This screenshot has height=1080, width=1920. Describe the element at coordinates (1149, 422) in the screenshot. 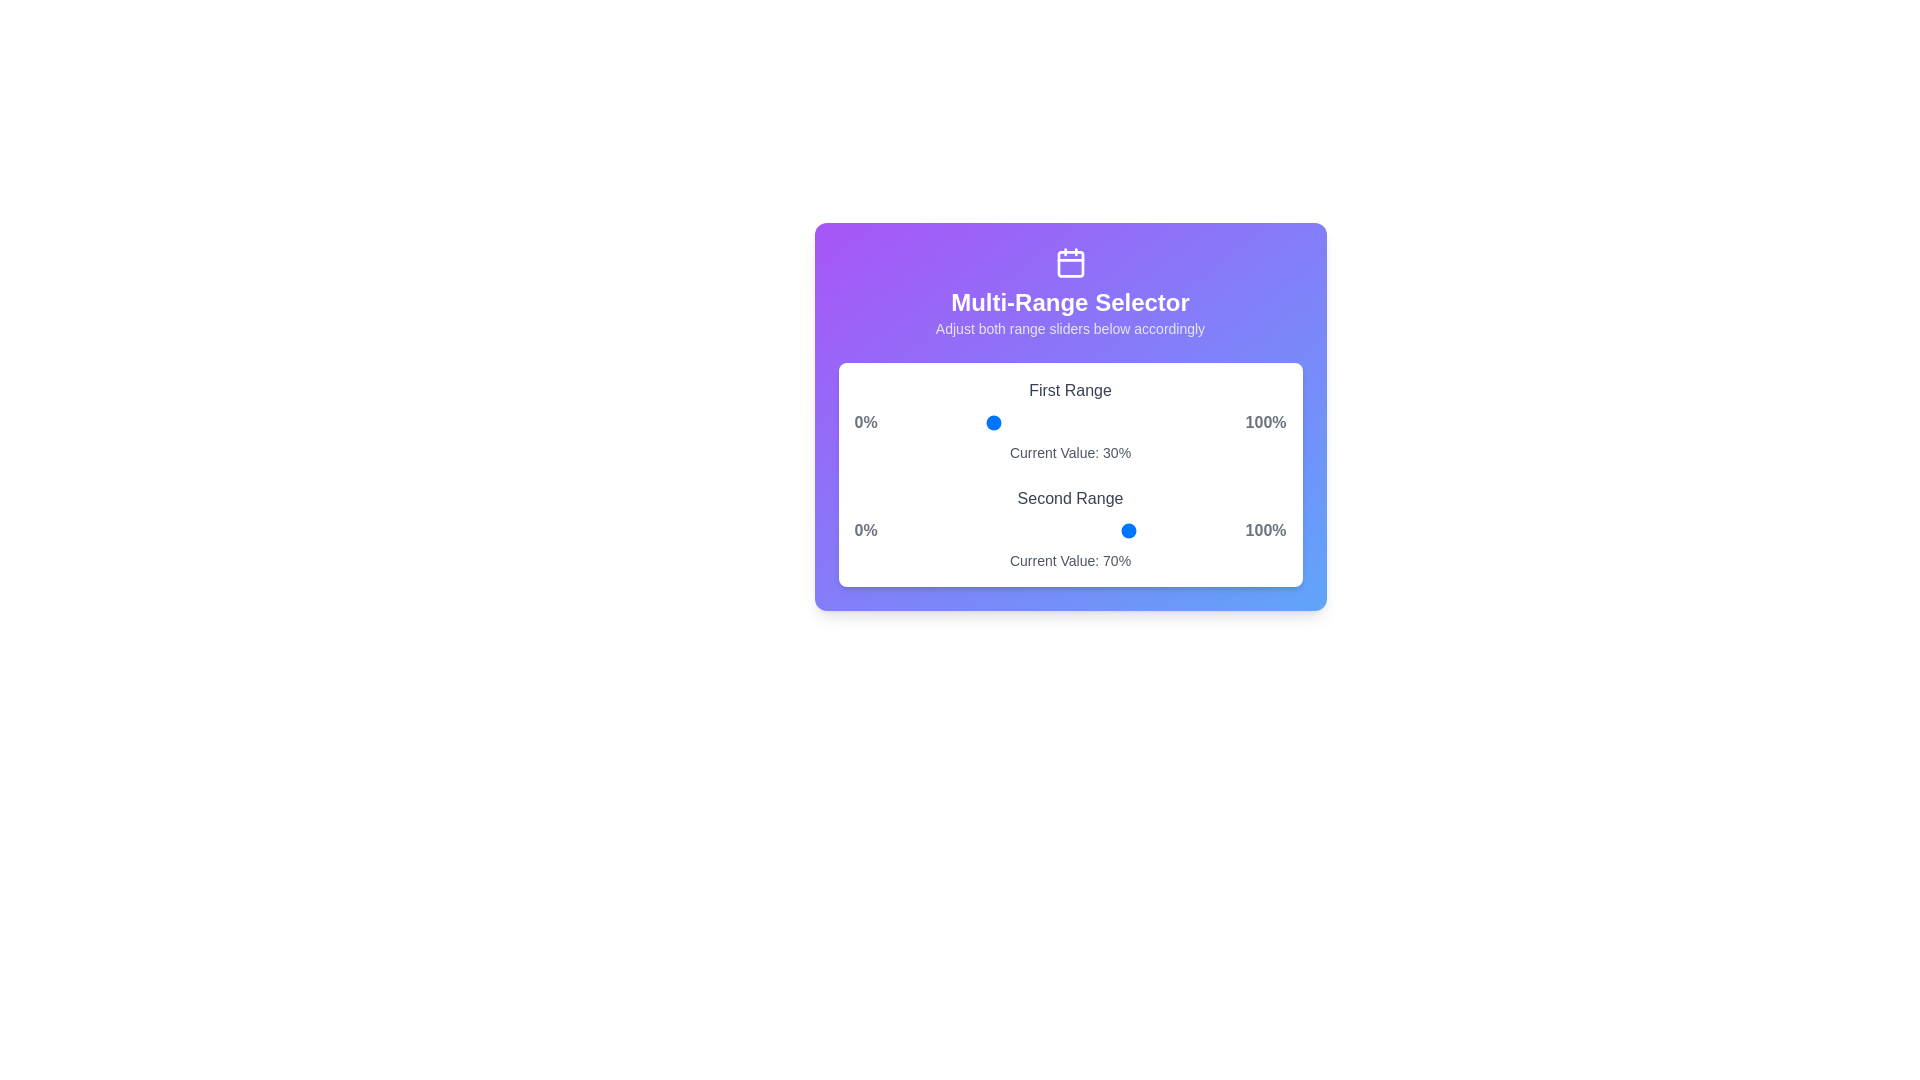

I see `the first range slider value` at that location.